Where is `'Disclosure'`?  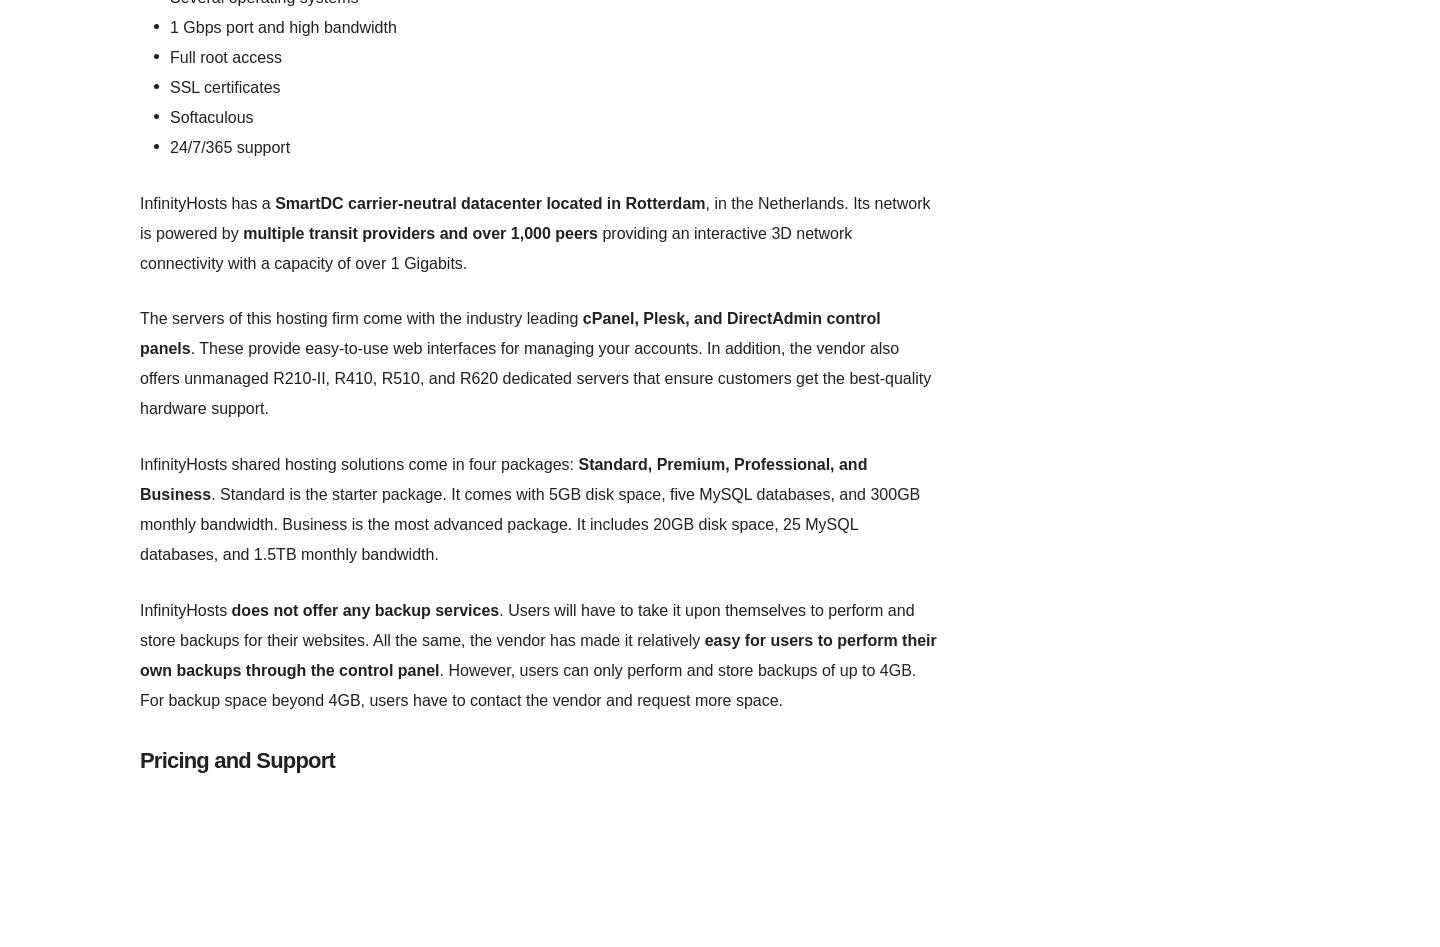
'Disclosure' is located at coordinates (743, 153).